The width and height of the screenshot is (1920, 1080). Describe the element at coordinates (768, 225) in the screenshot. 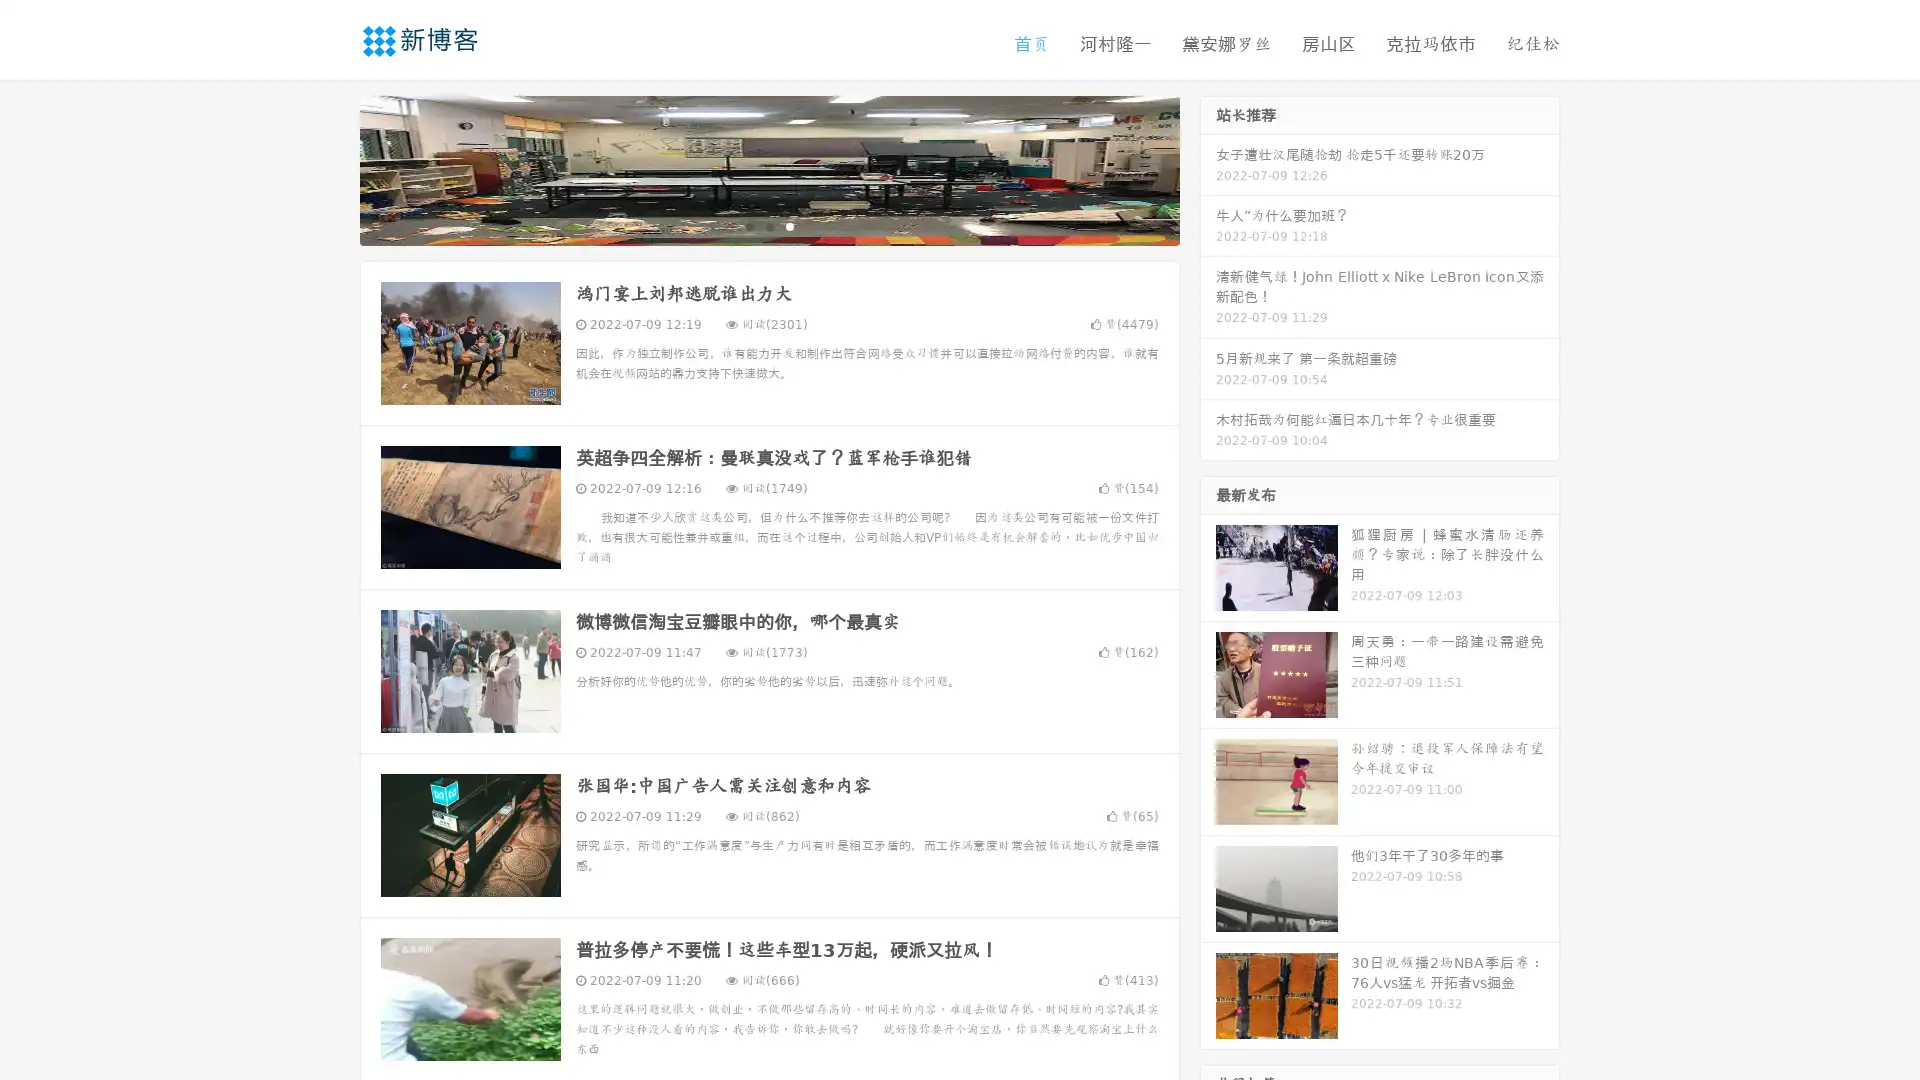

I see `Go to slide 2` at that location.